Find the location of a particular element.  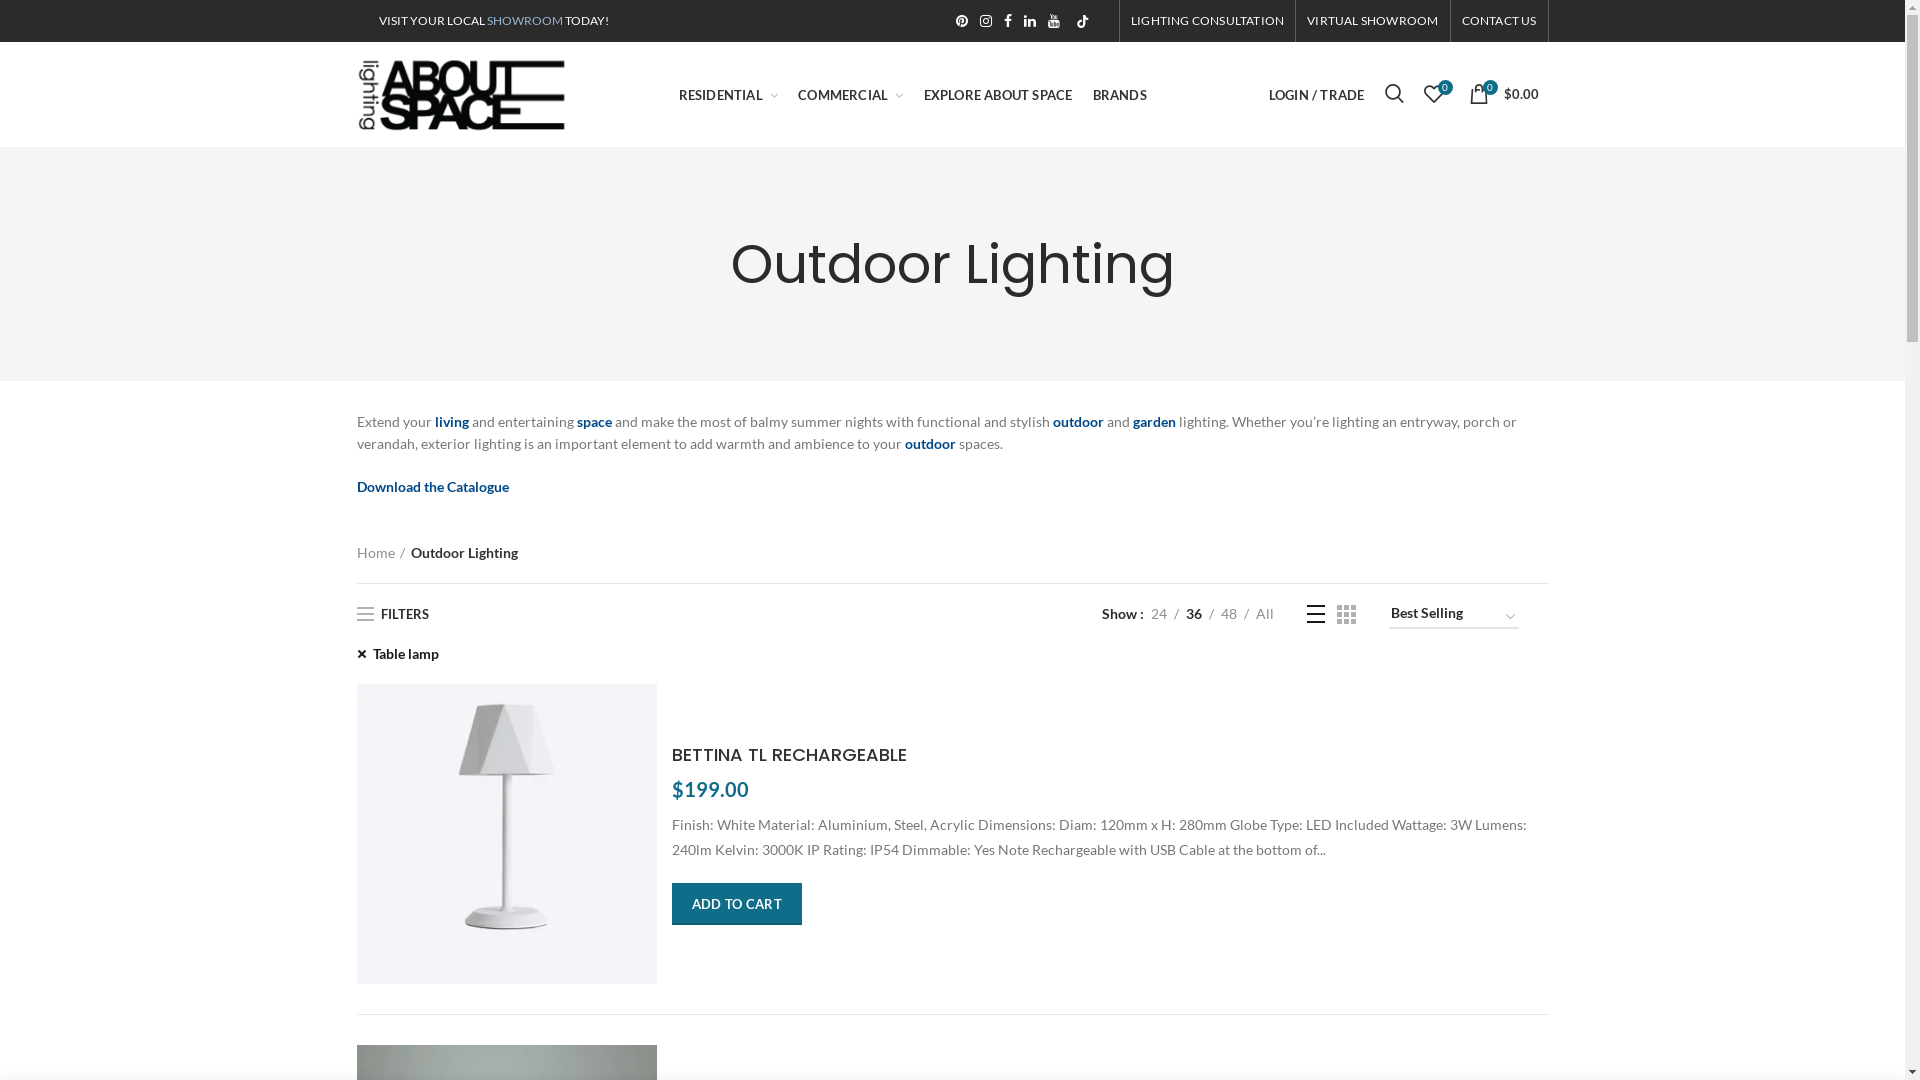

'Home' is located at coordinates (379, 552).